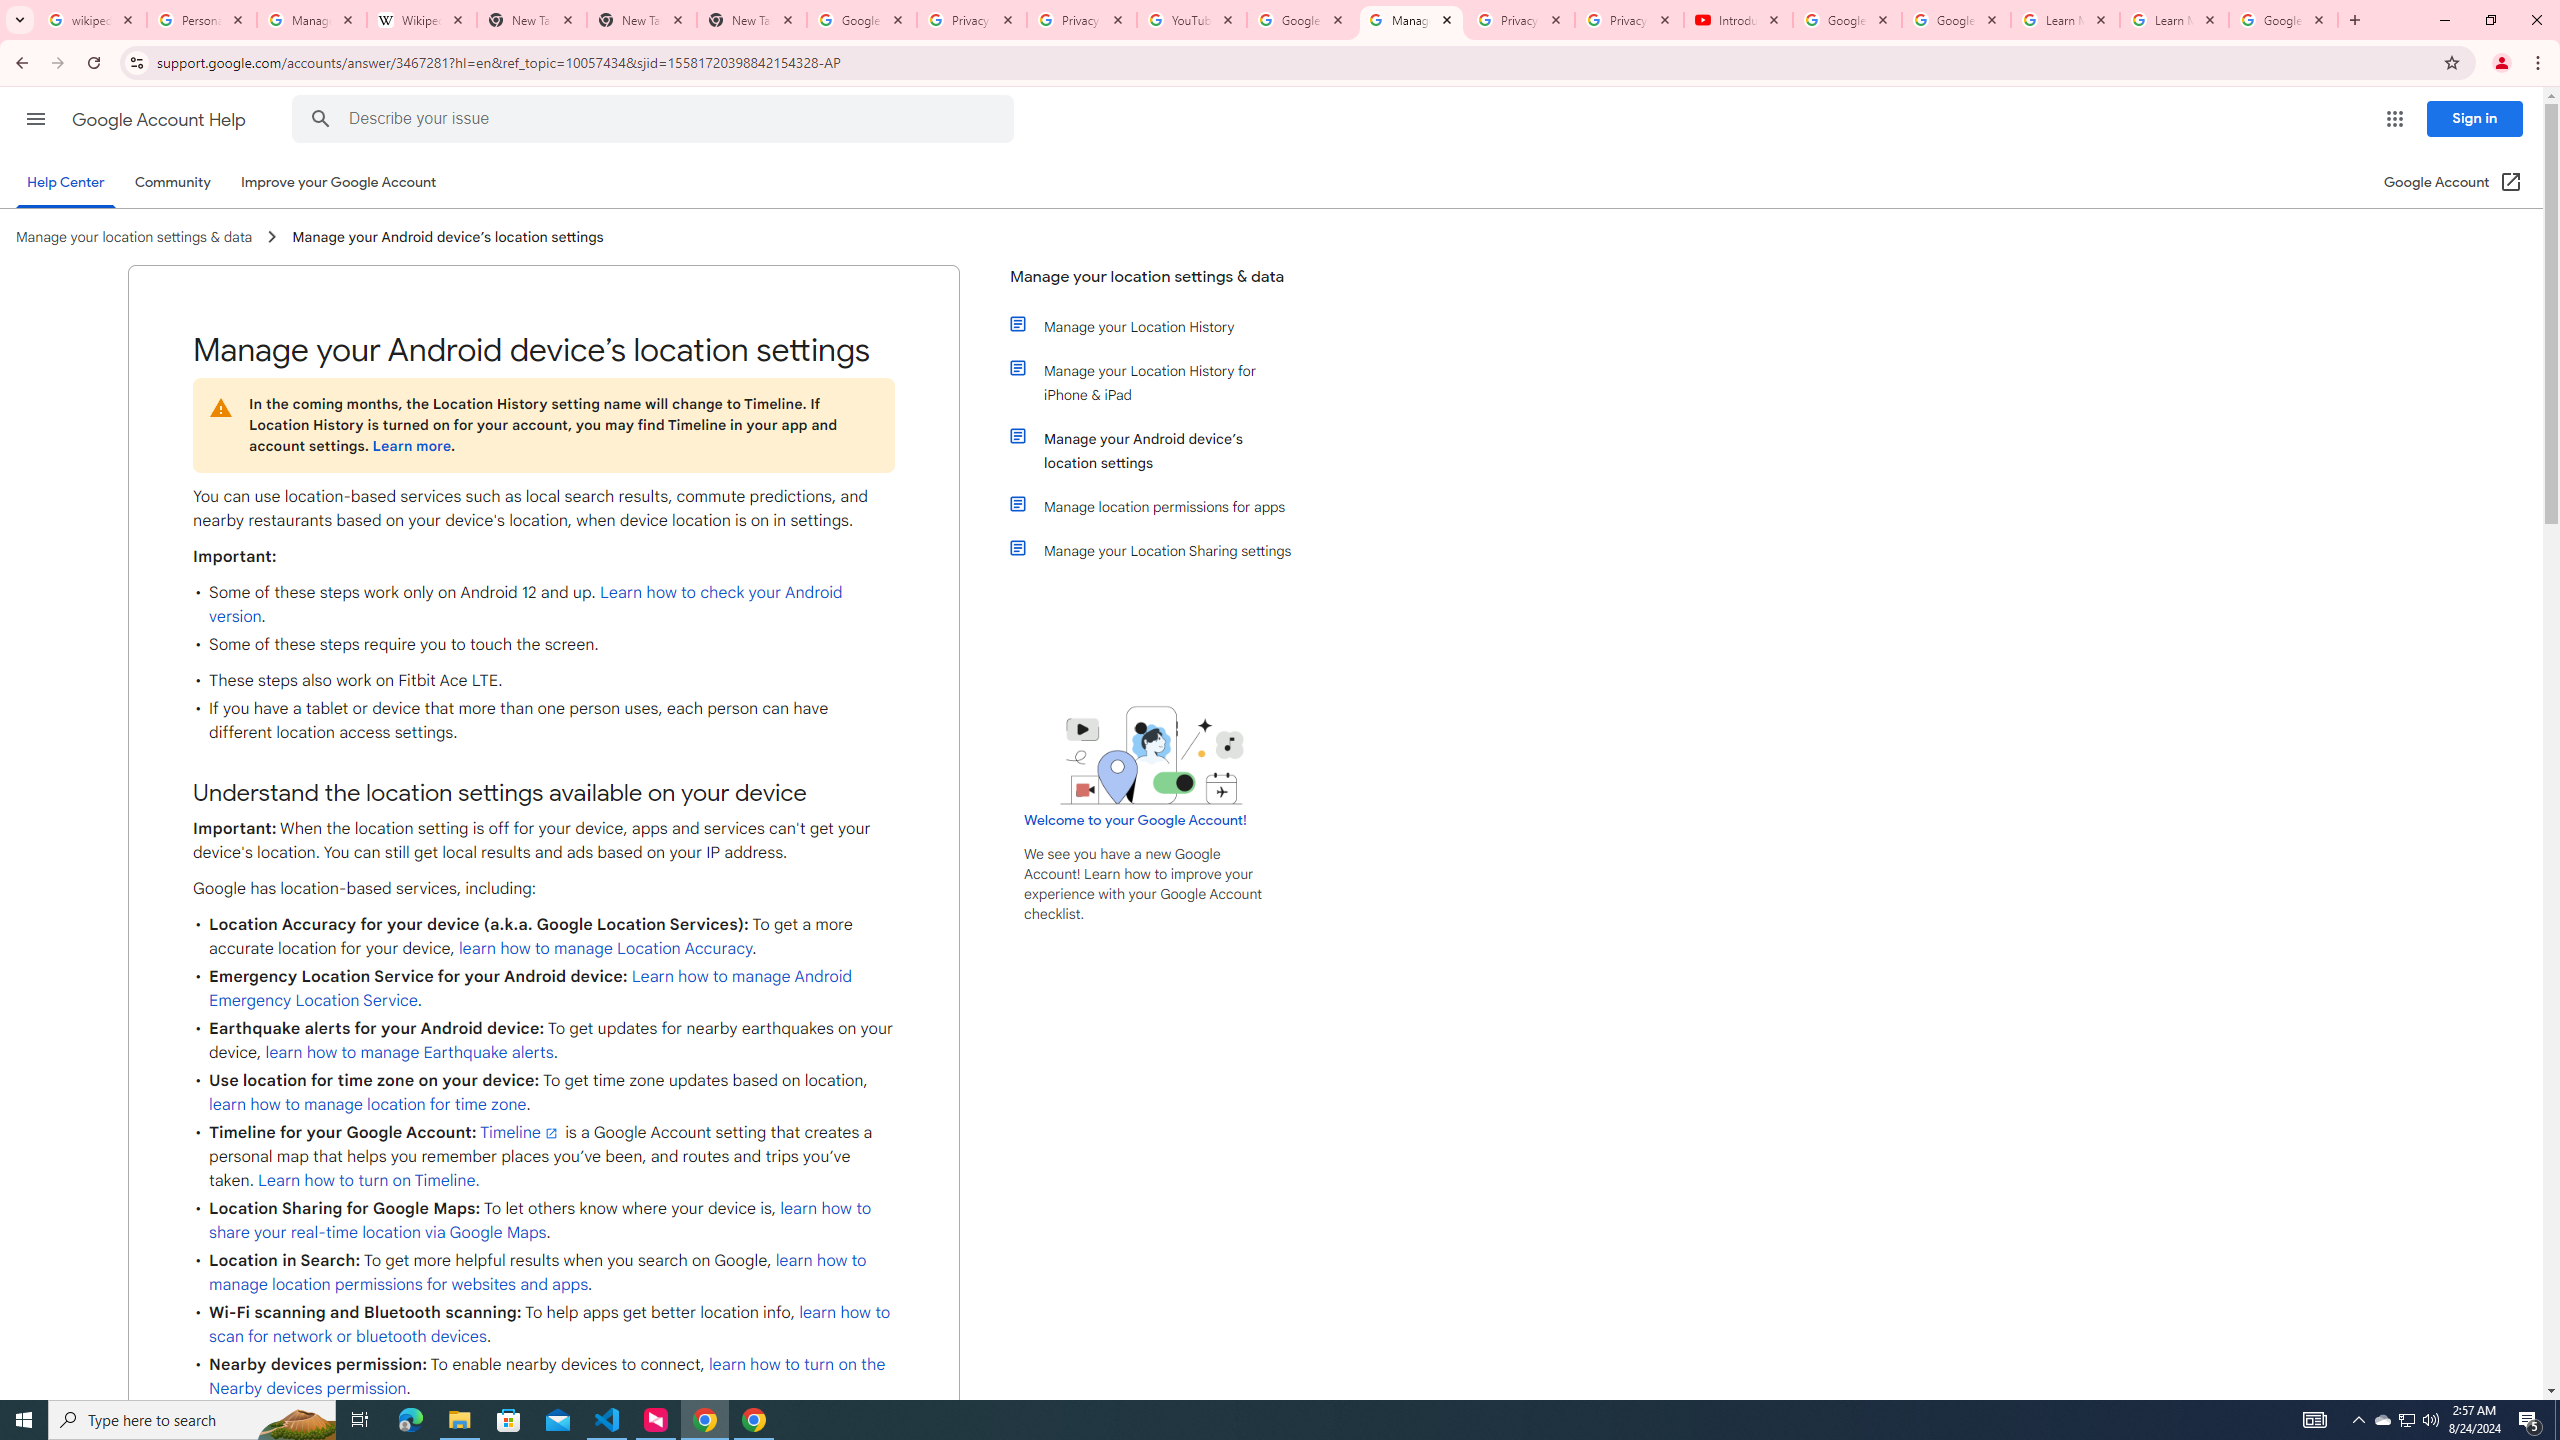 The width and height of the screenshot is (2560, 1440). I want to click on 'Search Help Center', so click(319, 118).